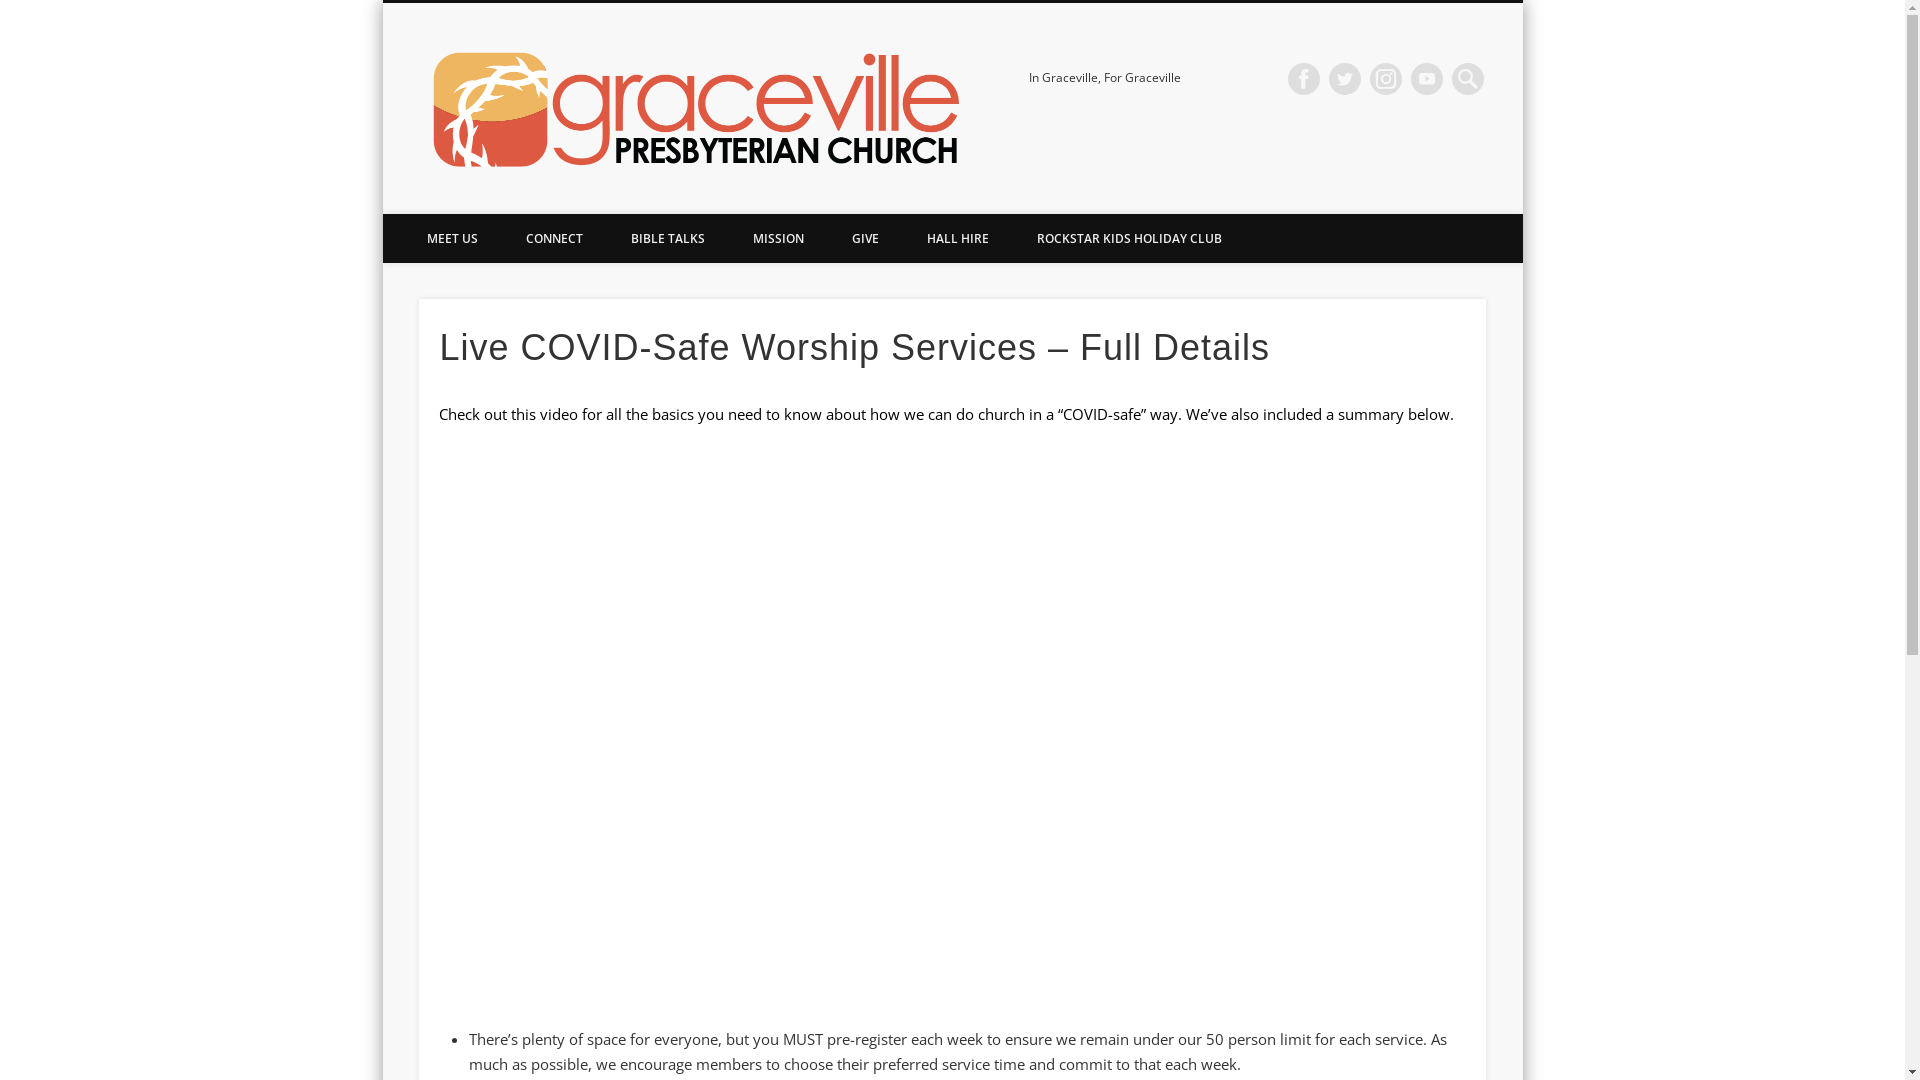 Image resolution: width=1920 pixels, height=1080 pixels. I want to click on 'Facebook', so click(1304, 77).